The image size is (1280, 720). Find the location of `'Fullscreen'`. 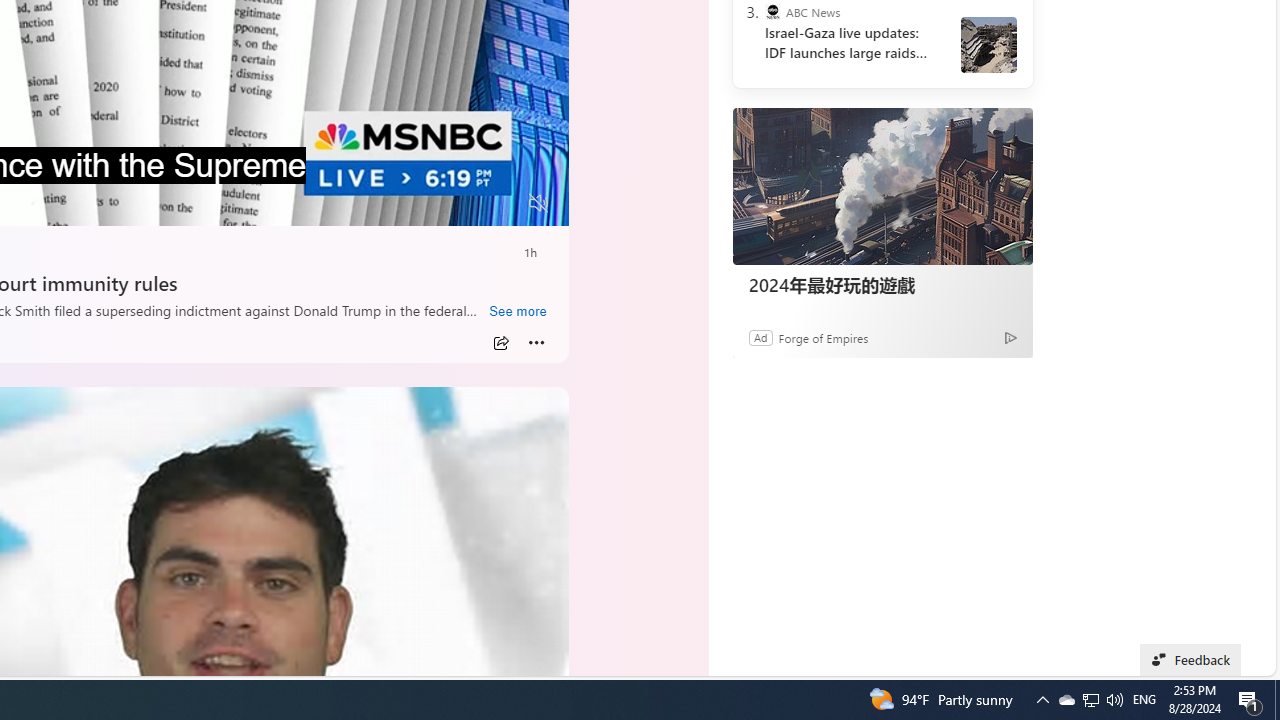

'Fullscreen' is located at coordinates (501, 203).